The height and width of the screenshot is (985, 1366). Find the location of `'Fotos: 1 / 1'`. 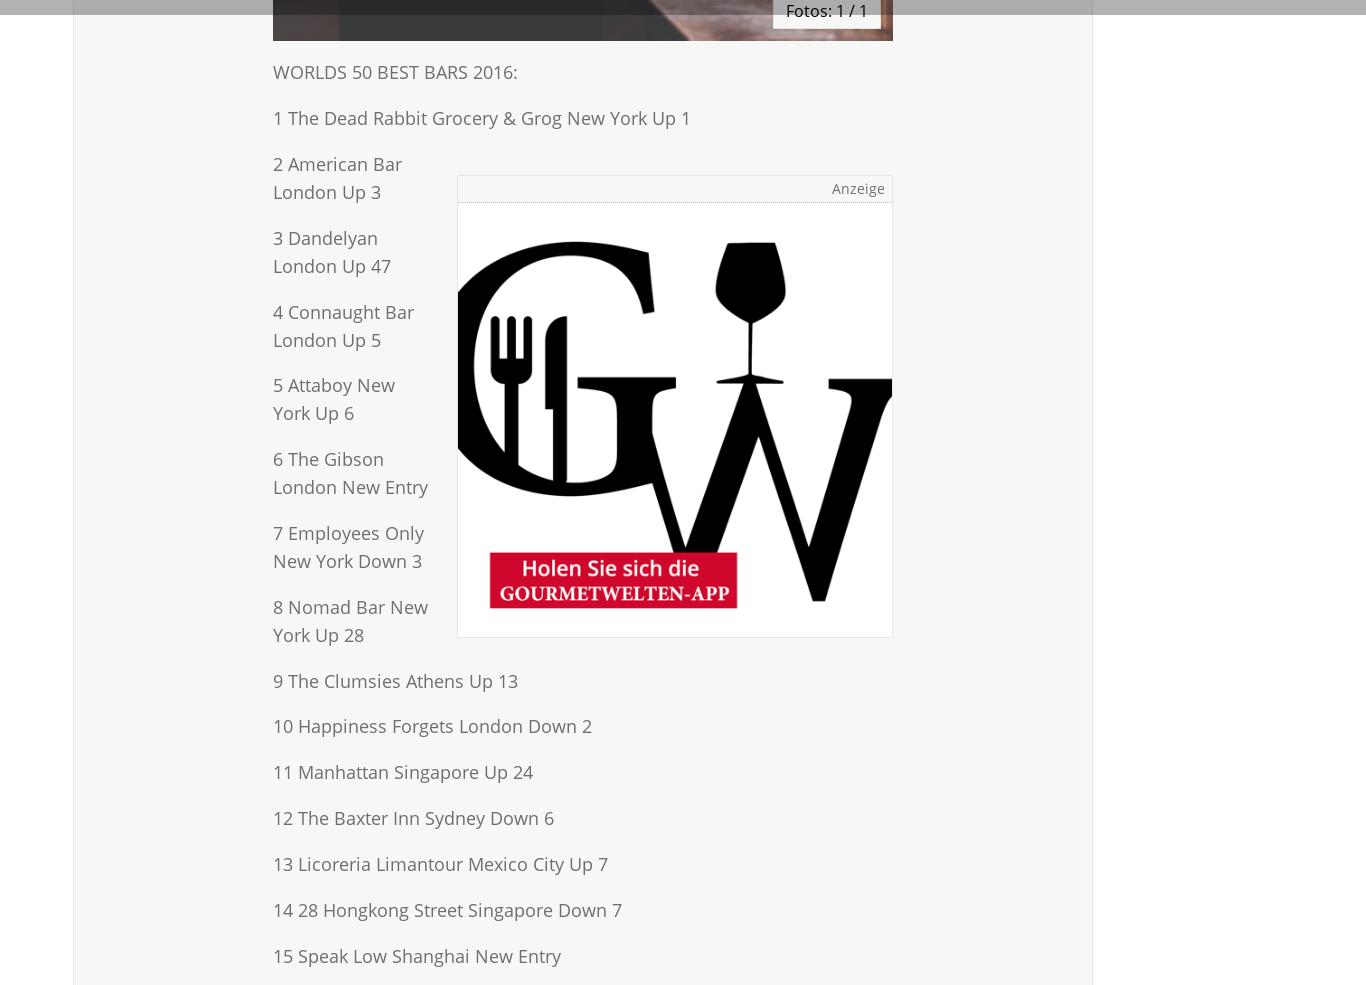

'Fotos: 1 / 1' is located at coordinates (785, 10).